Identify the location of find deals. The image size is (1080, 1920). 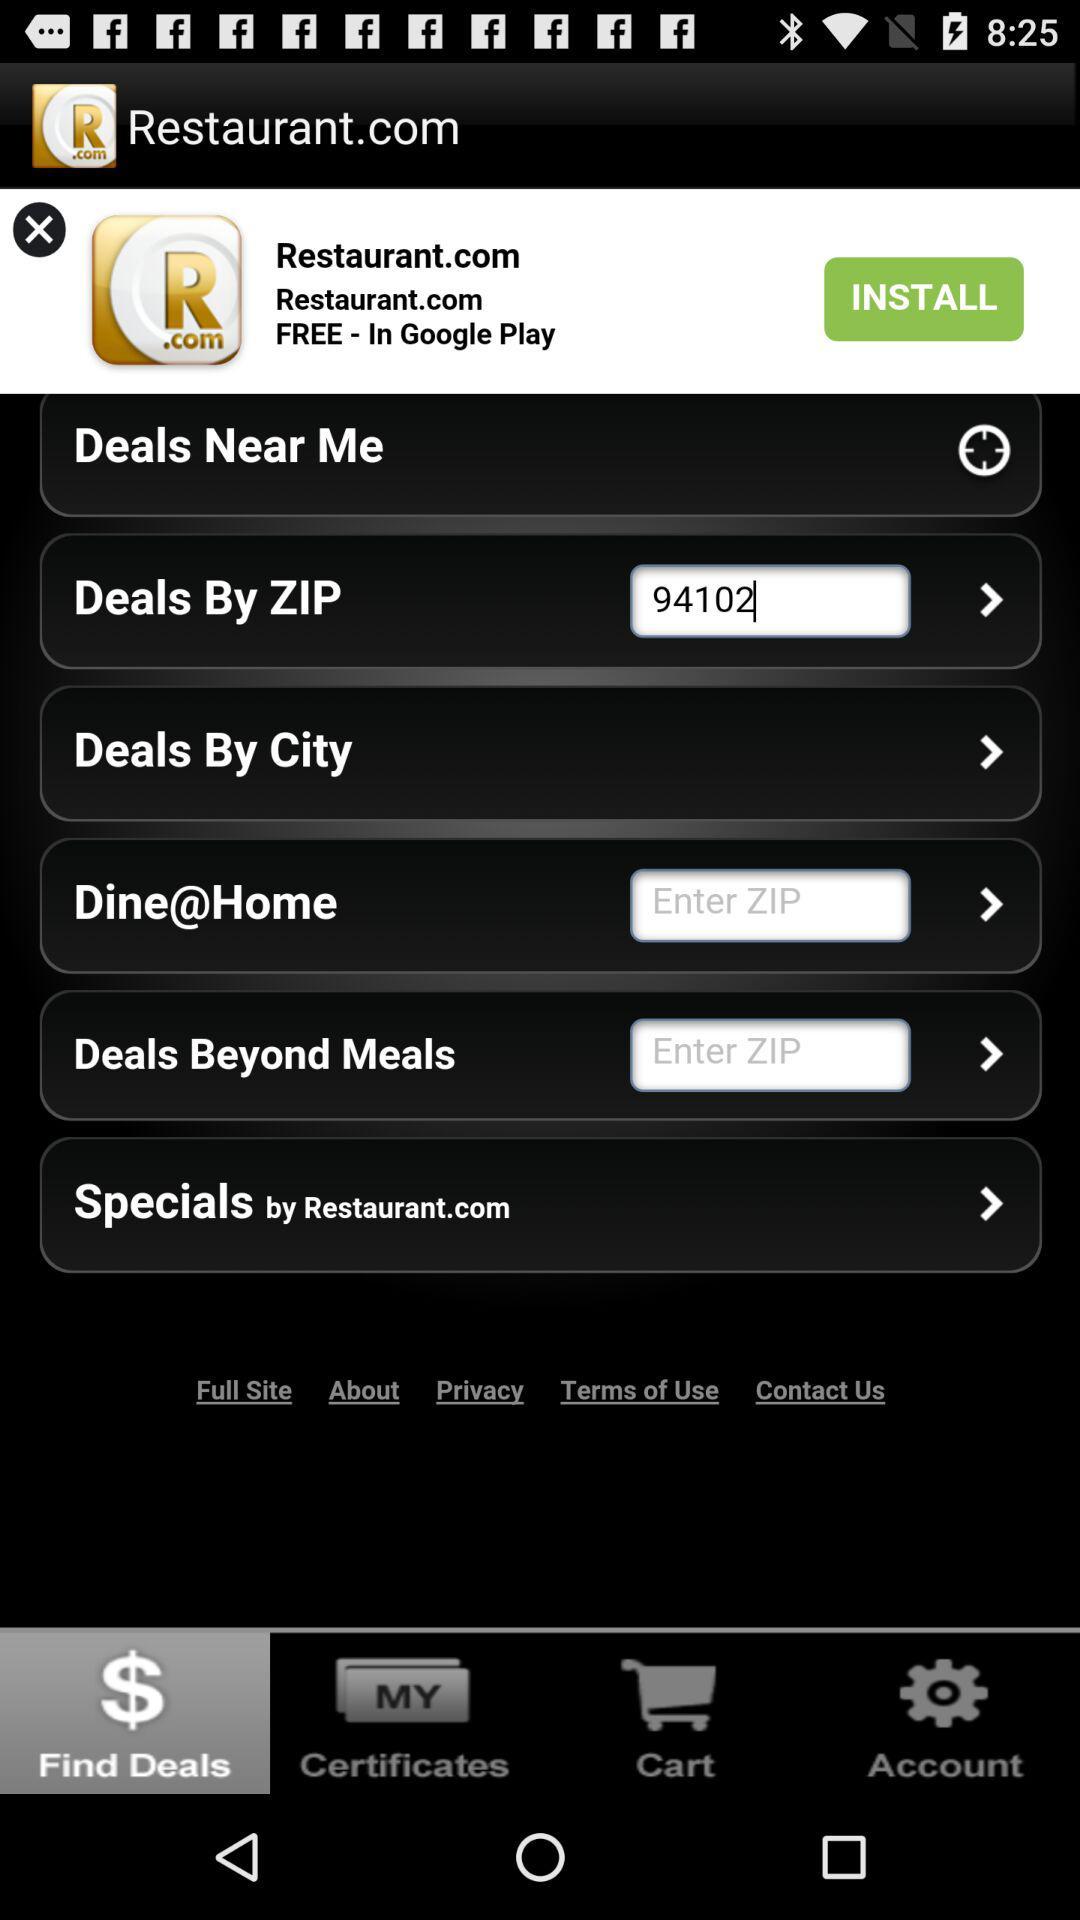
(135, 1709).